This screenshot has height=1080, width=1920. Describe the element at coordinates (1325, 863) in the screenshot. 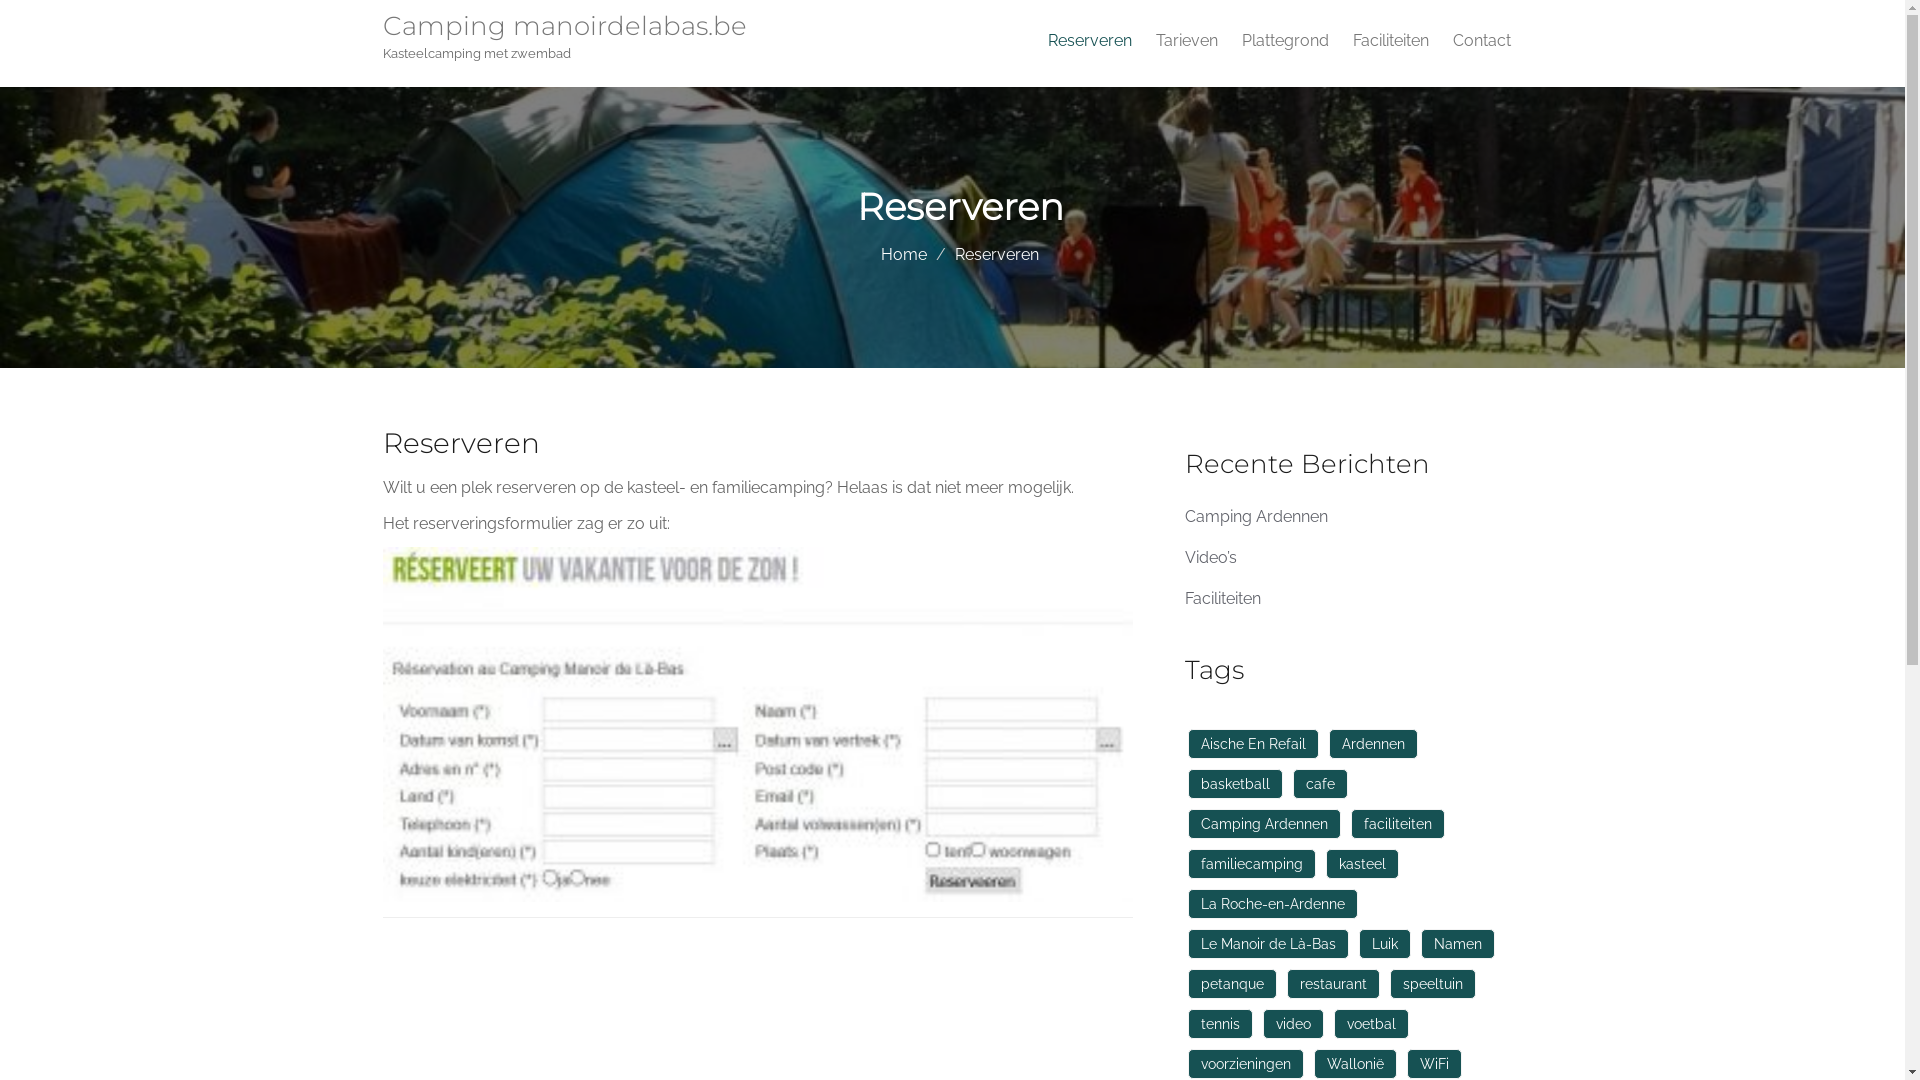

I see `'kasteel'` at that location.